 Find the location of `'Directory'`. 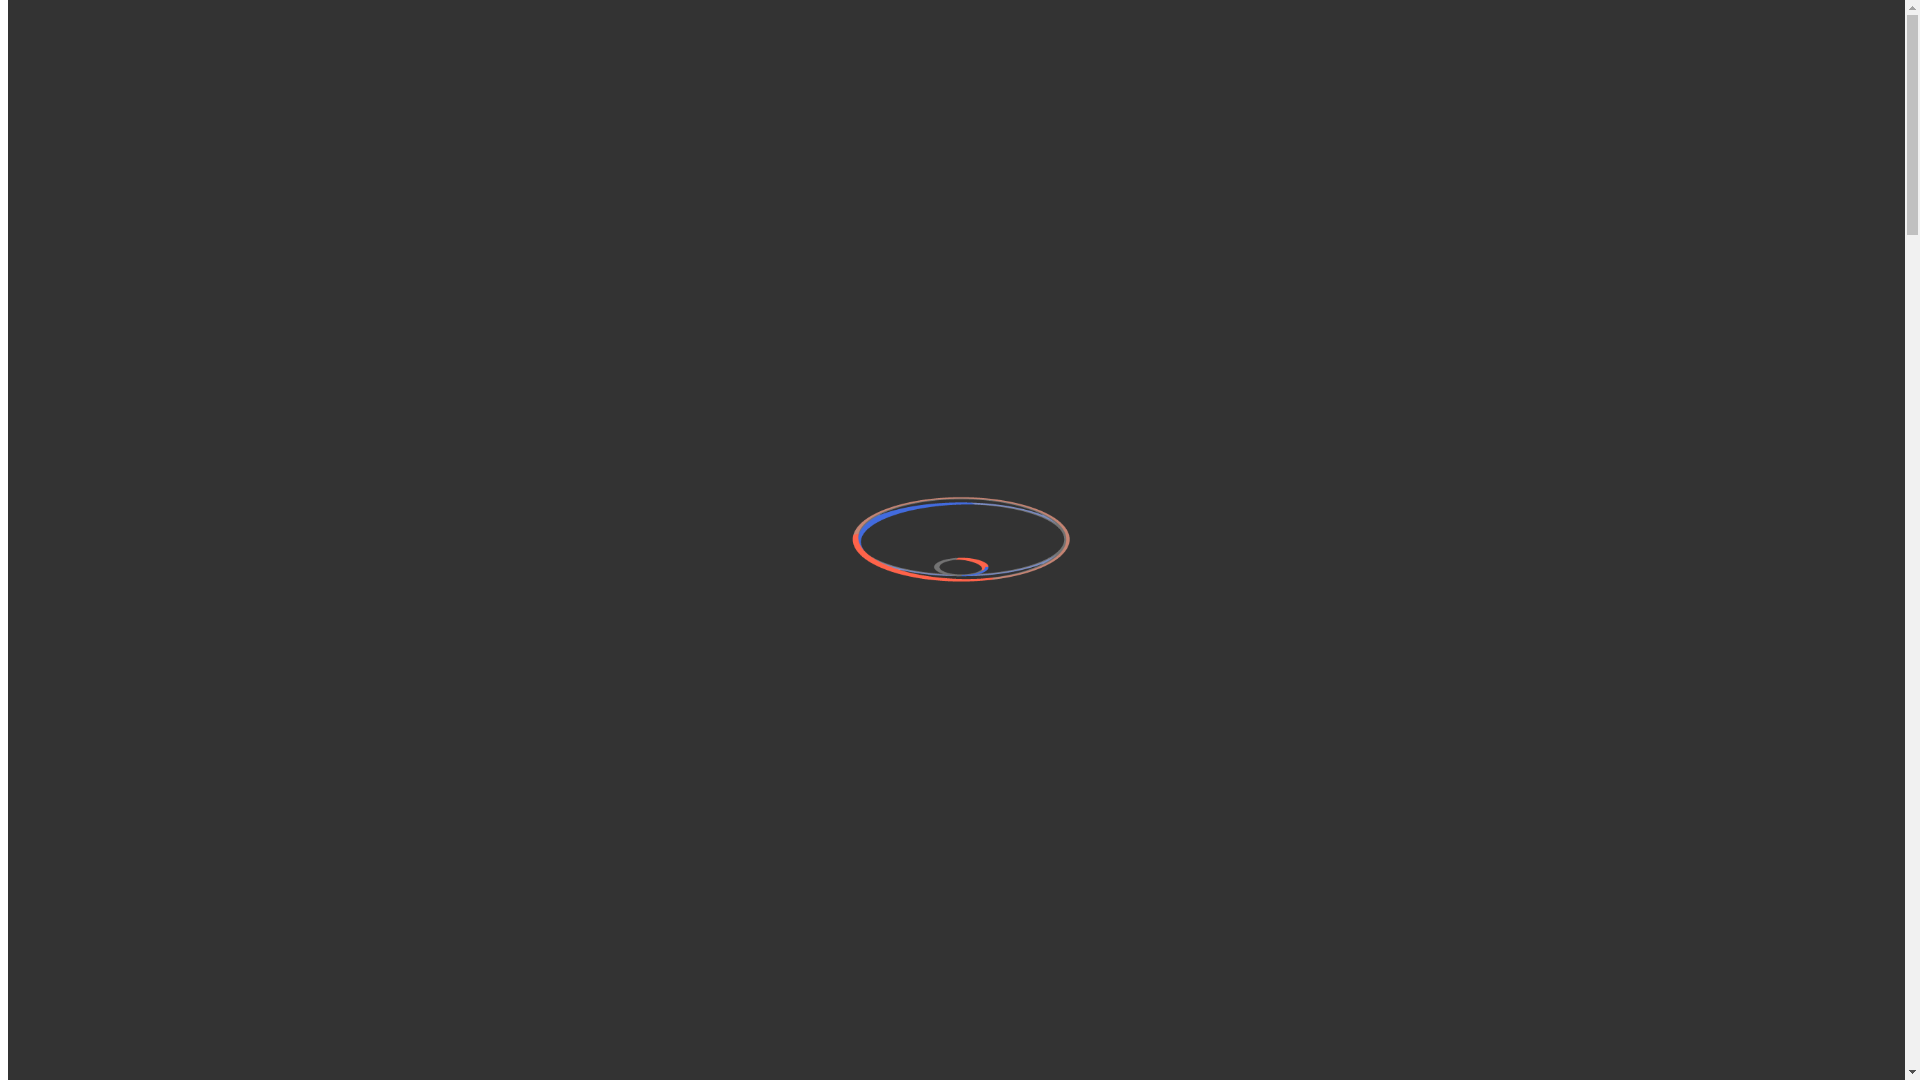

'Directory' is located at coordinates (78, 106).